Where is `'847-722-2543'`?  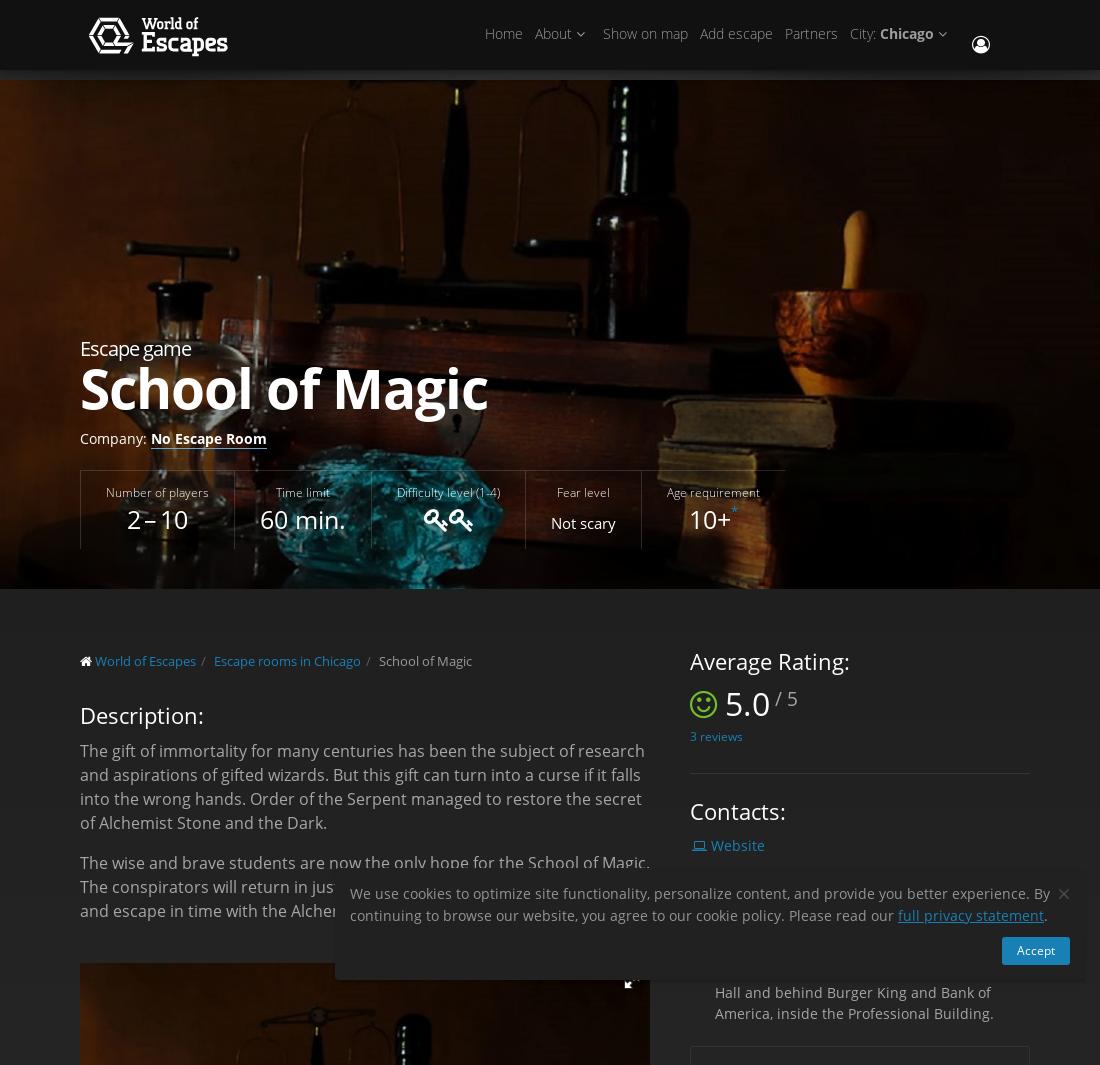 '847-722-2543' is located at coordinates (714, 935).